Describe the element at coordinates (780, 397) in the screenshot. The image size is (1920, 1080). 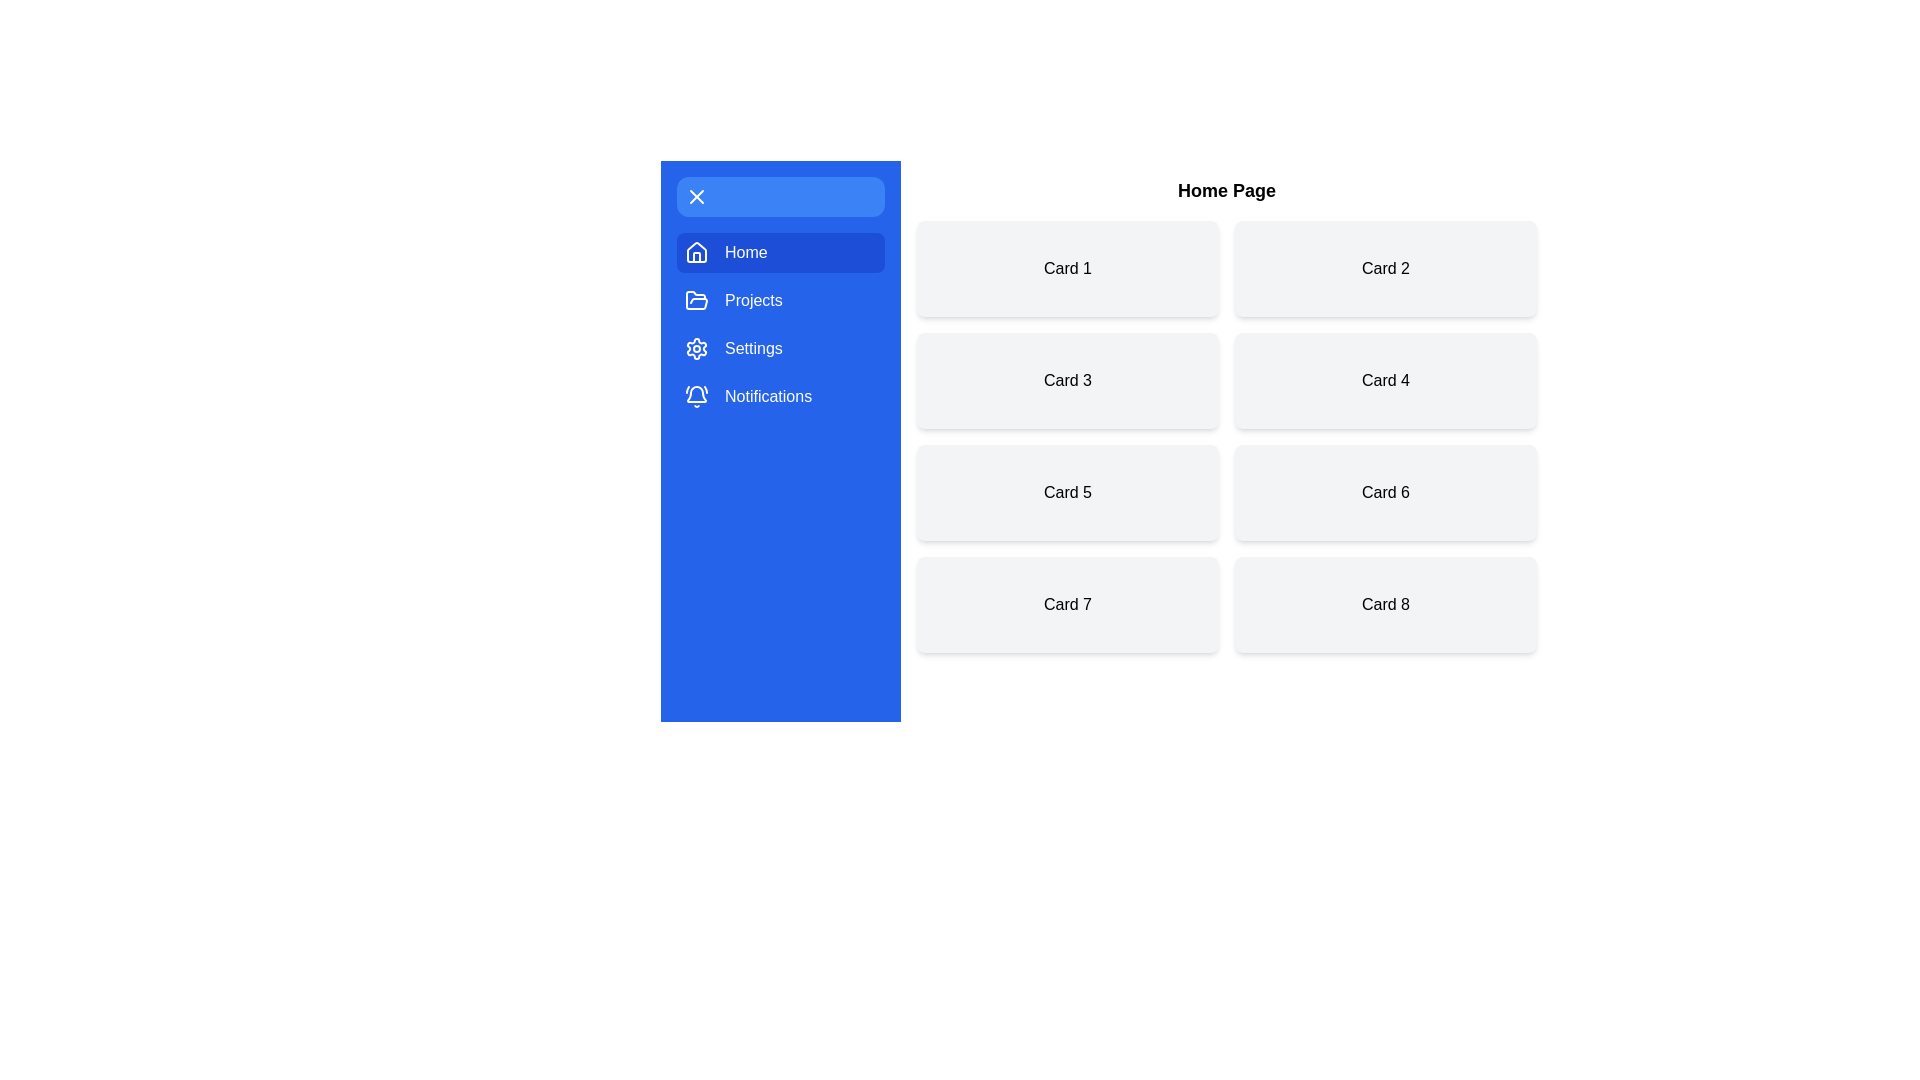
I see `the menu item Notifications in the StyledDrawer component` at that location.